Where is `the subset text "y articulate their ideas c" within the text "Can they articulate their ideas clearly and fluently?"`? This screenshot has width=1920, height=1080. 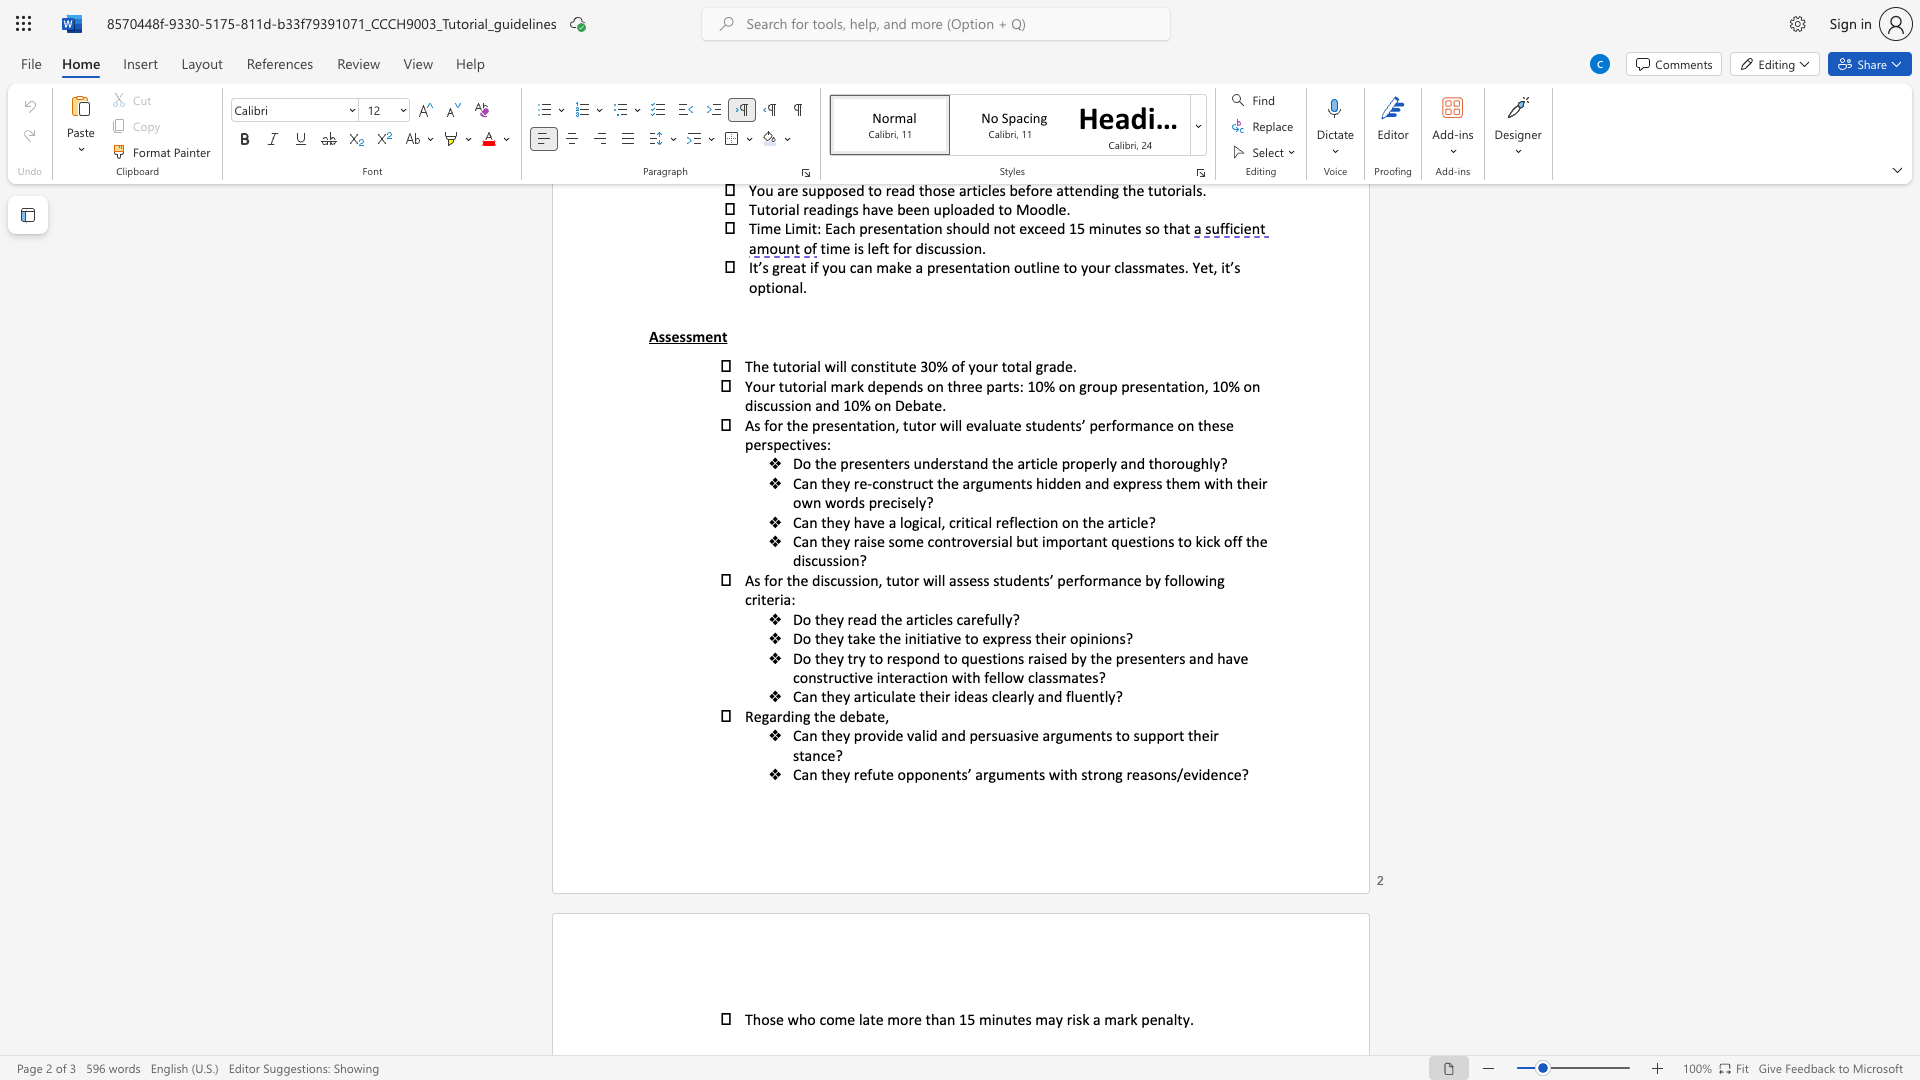 the subset text "y articulate their ideas c" within the text "Can they articulate their ideas clearly and fluently?" is located at coordinates (842, 695).